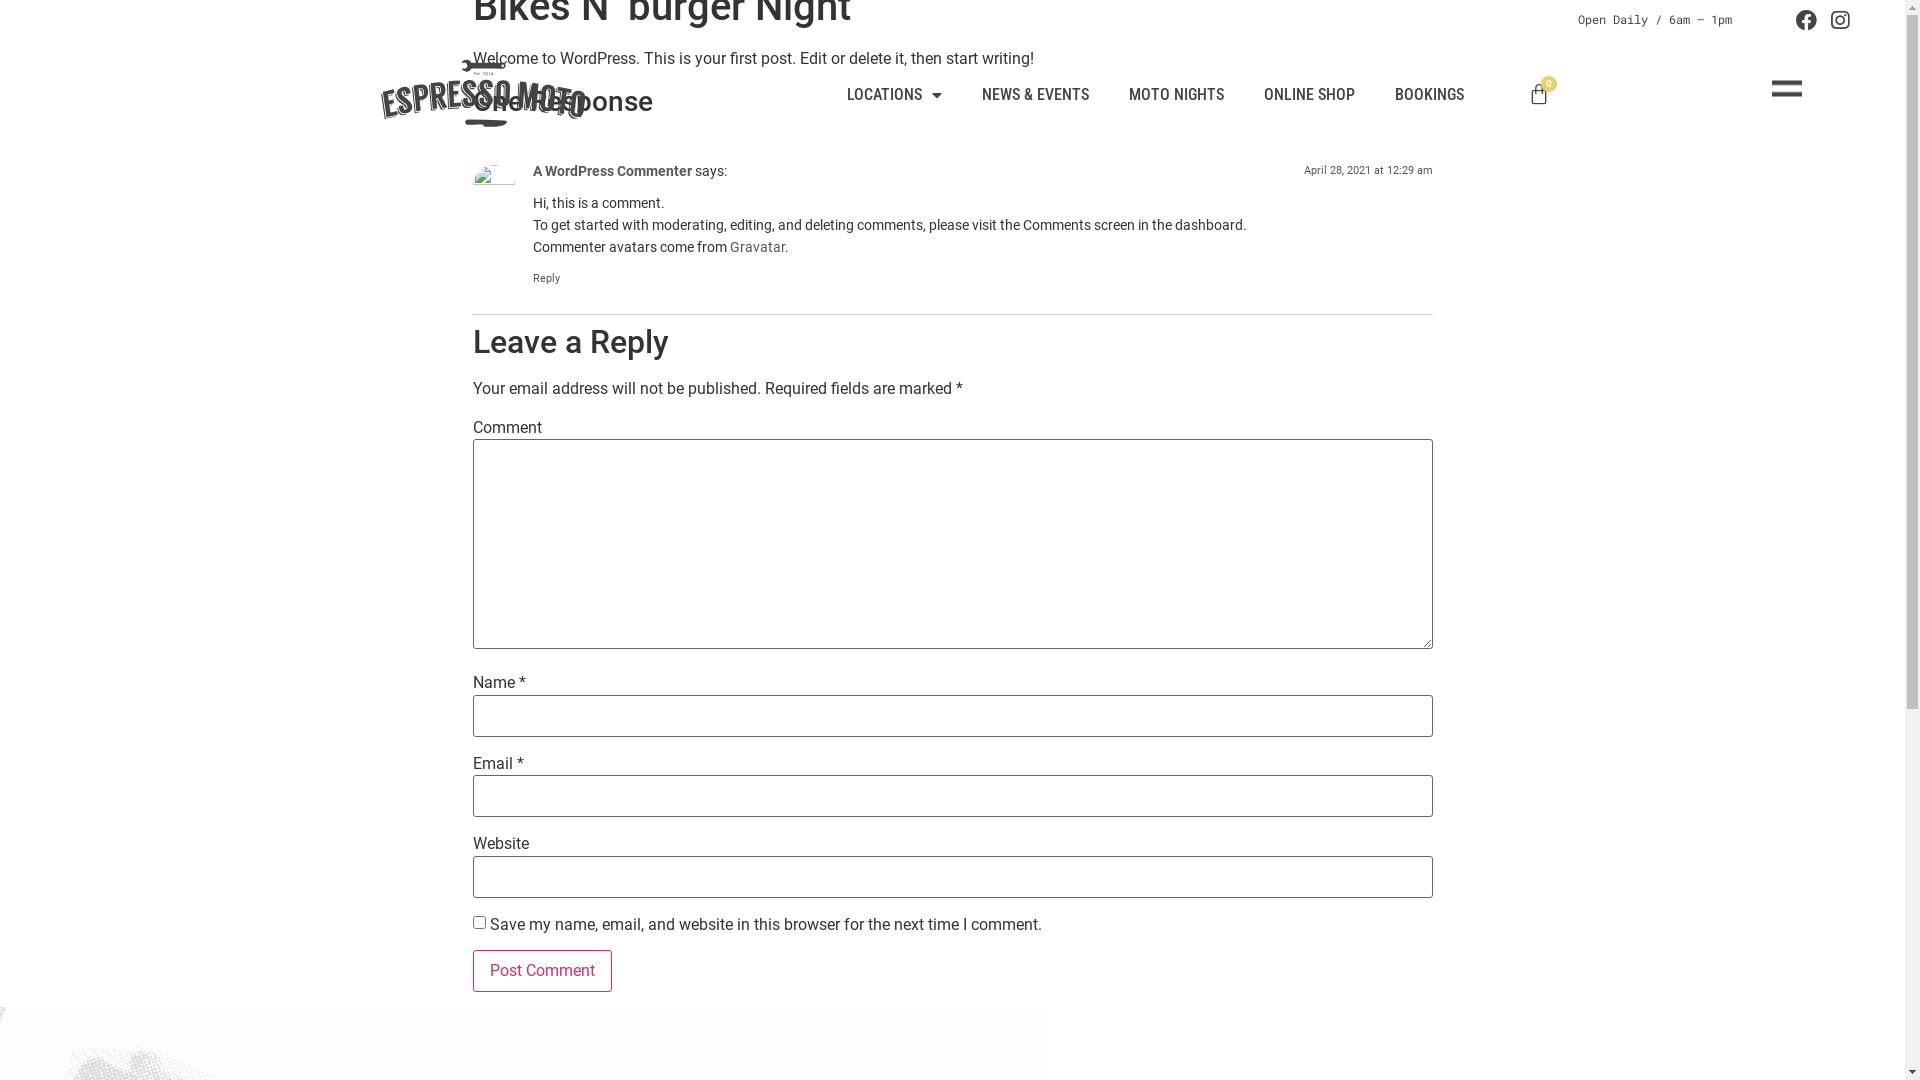  I want to click on 'Post Comment', so click(541, 970).